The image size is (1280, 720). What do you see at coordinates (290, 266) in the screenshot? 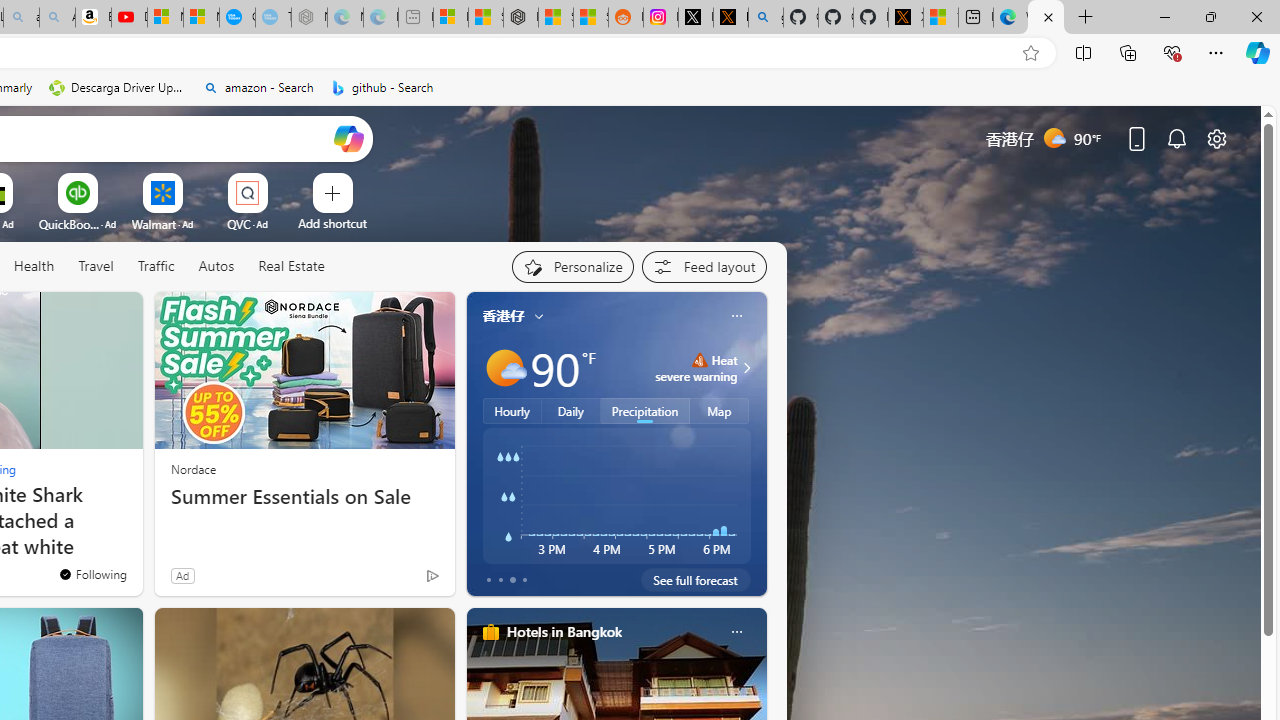
I see `'Real Estate'` at bounding box center [290, 266].